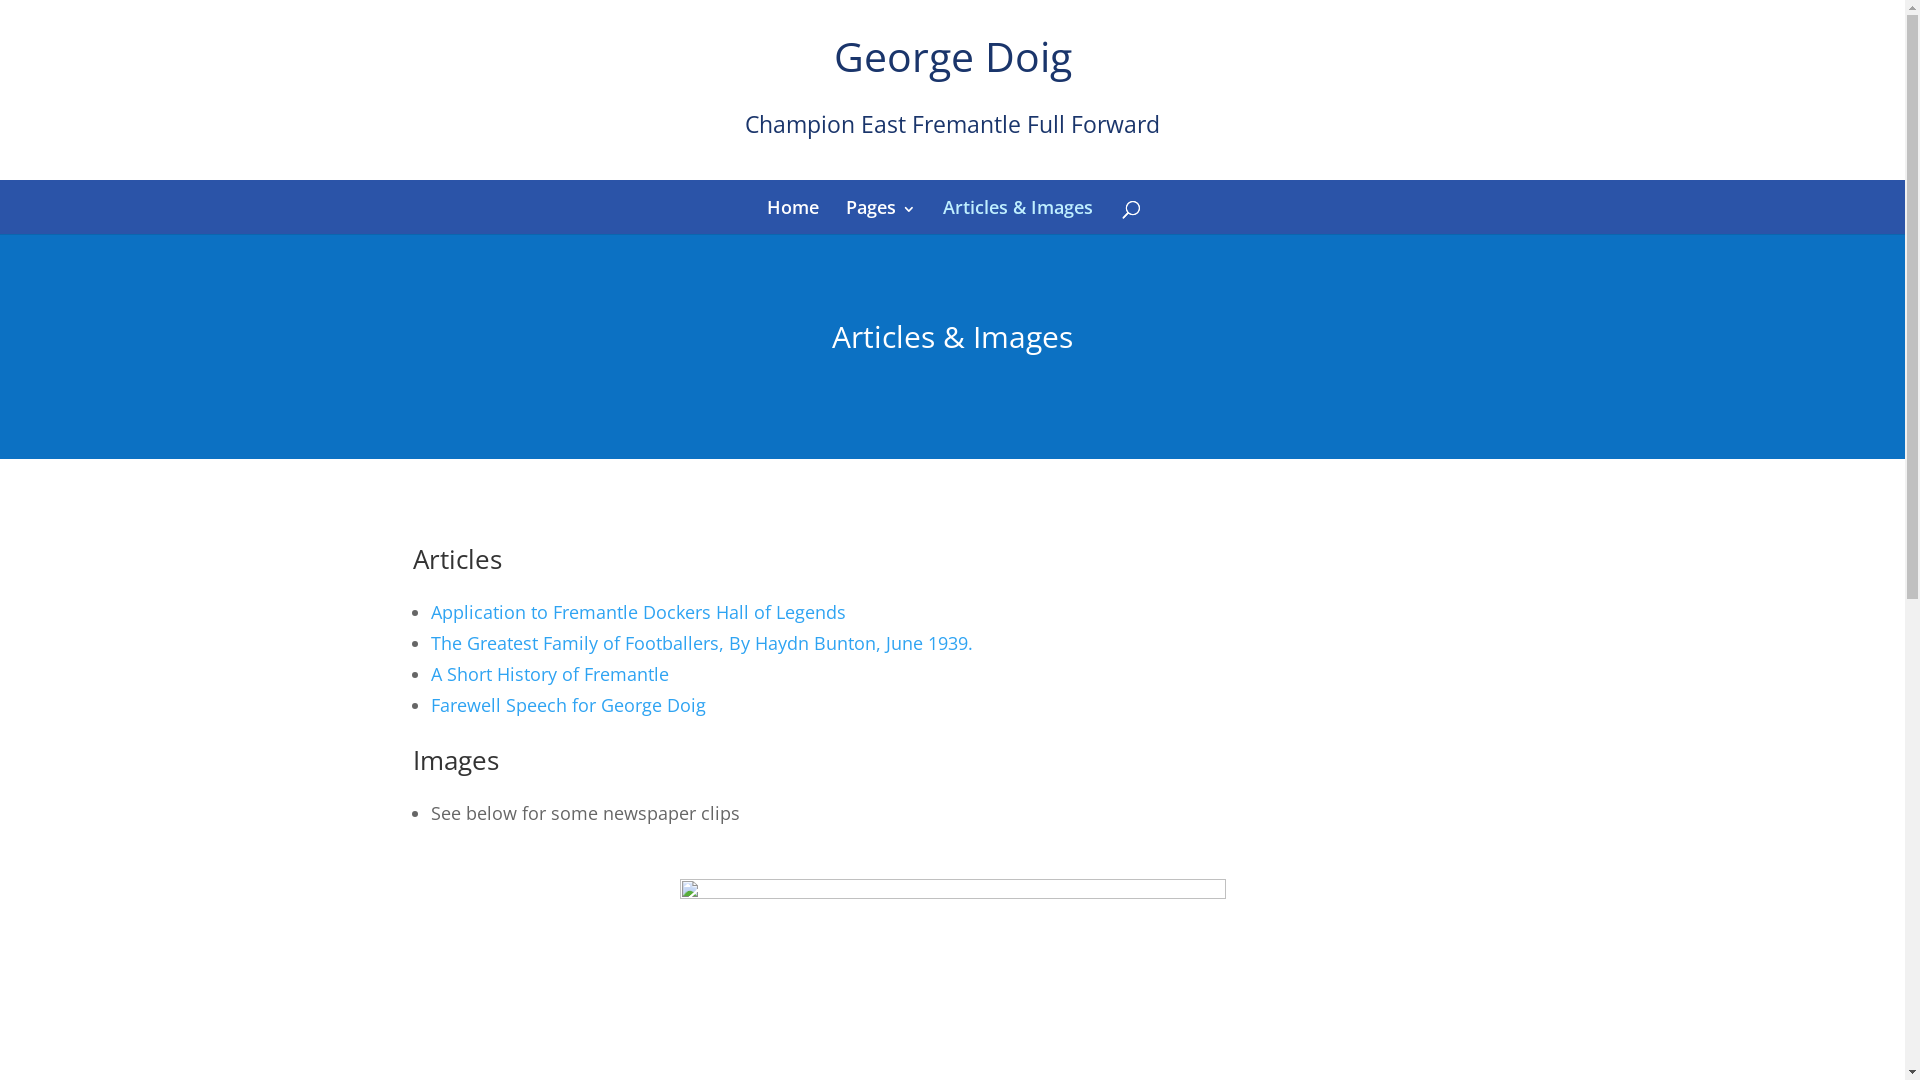 This screenshot has height=1080, width=1920. I want to click on 'Articles & Images', so click(941, 207).